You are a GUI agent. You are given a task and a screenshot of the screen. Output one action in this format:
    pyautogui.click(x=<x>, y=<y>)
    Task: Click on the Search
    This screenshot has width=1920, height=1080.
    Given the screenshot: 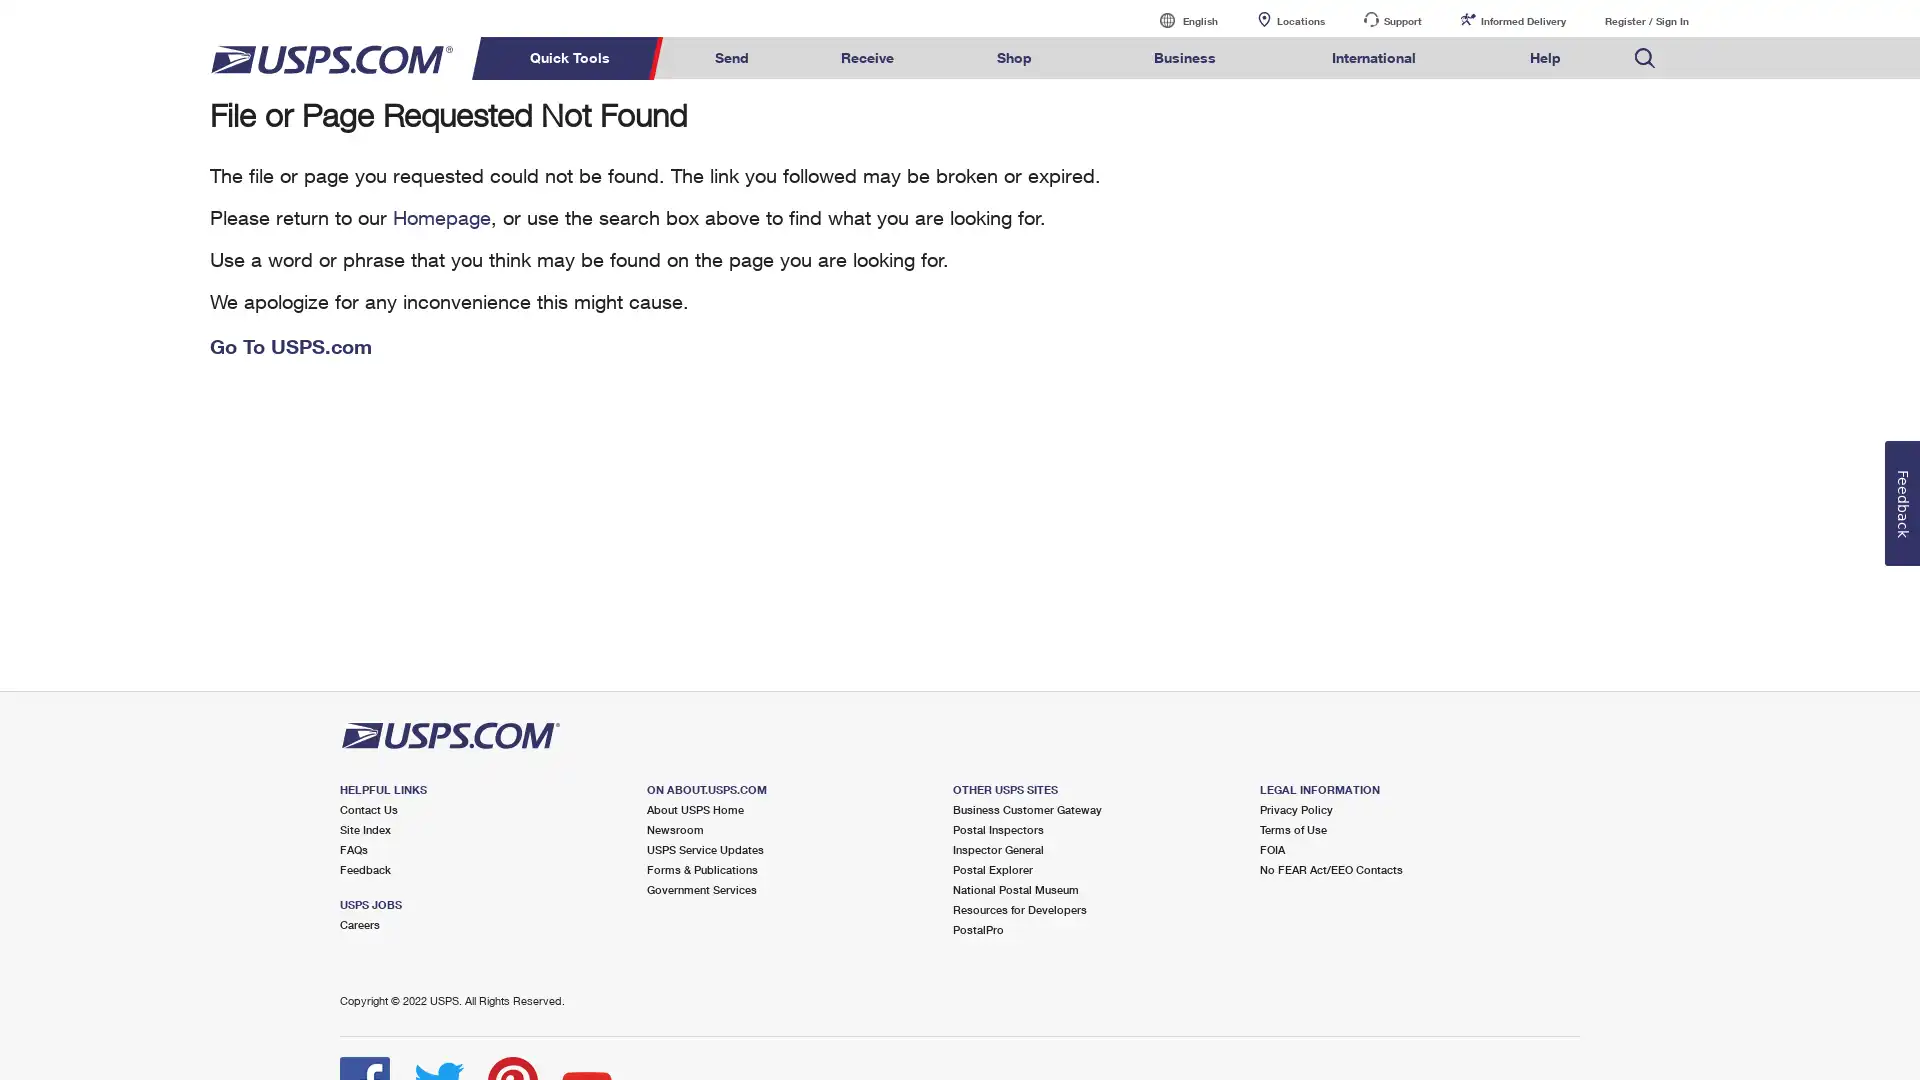 What is the action you would take?
    pyautogui.click(x=1652, y=519)
    